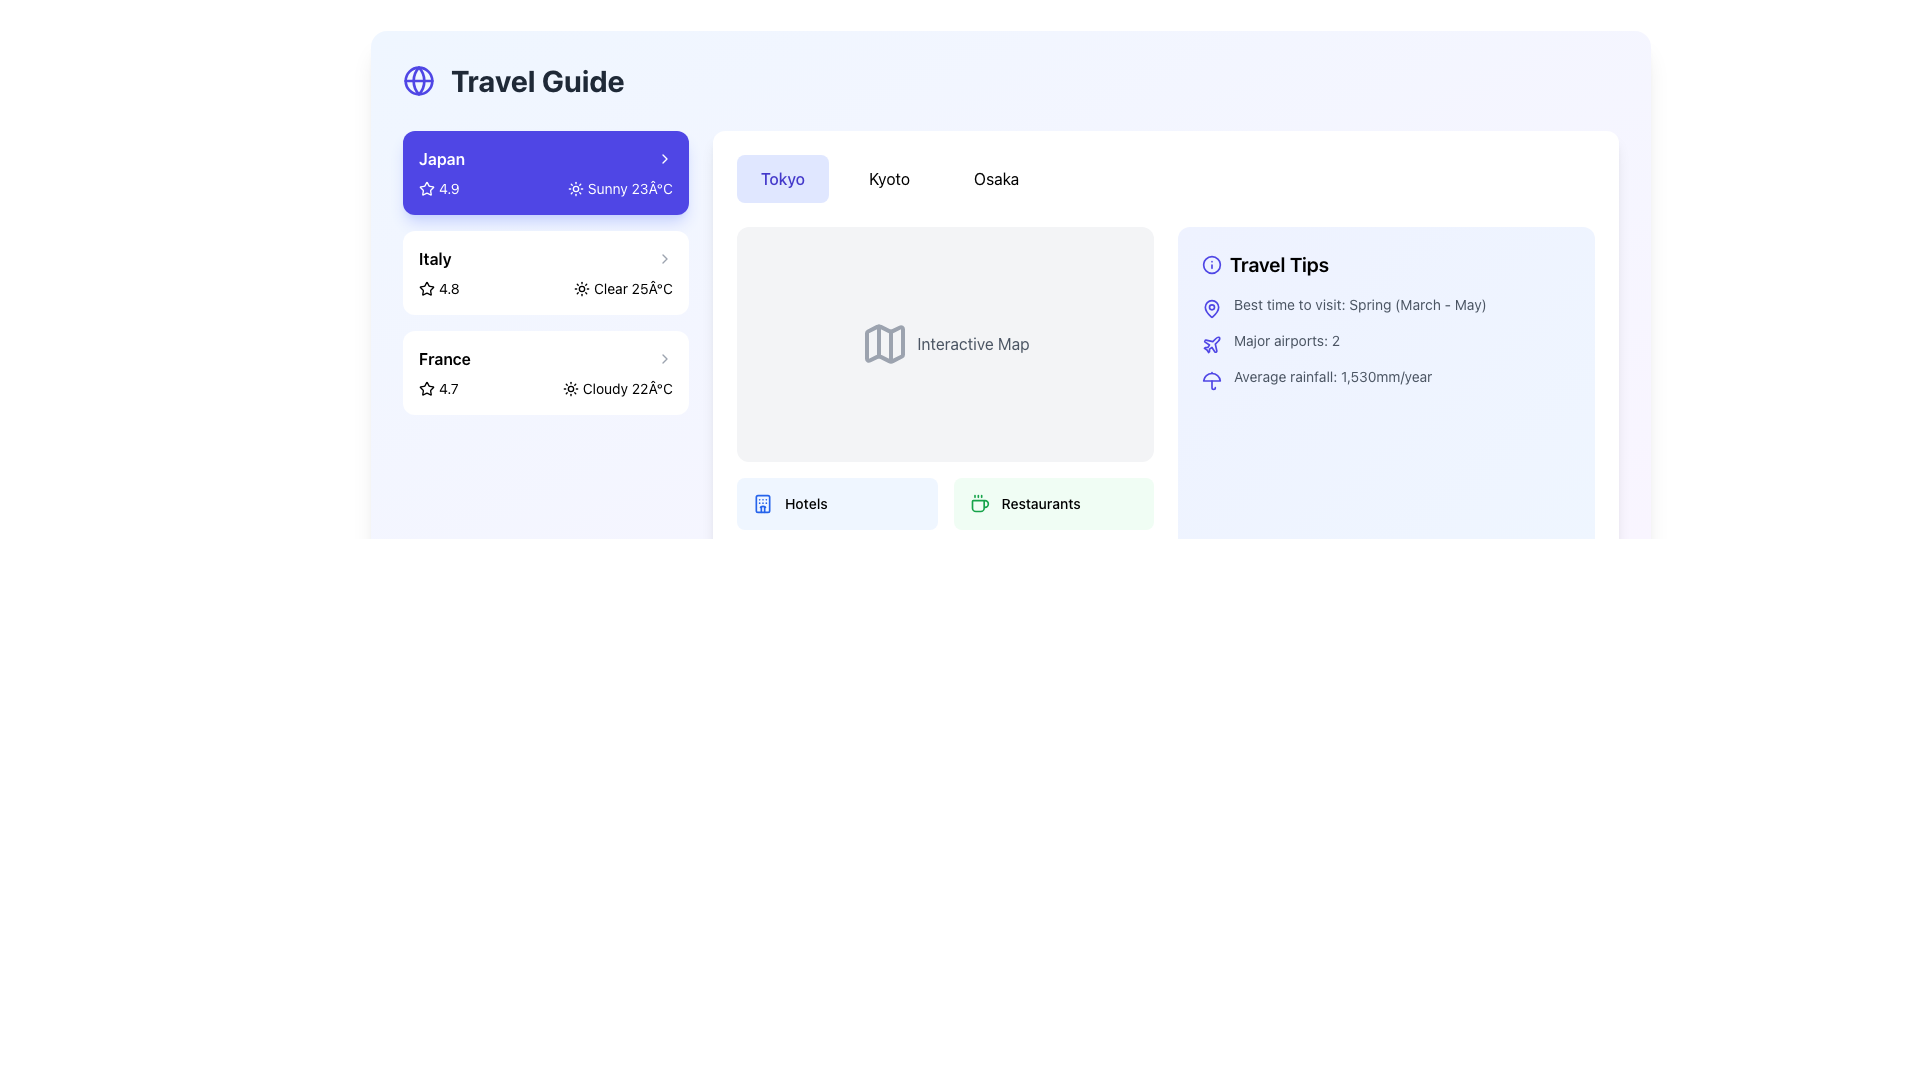 This screenshot has height=1080, width=1920. I want to click on the static text label displaying the weather as 'Clear 25°C' in bold black font, located within the 'Italy' card on the left side panel, so click(632, 289).